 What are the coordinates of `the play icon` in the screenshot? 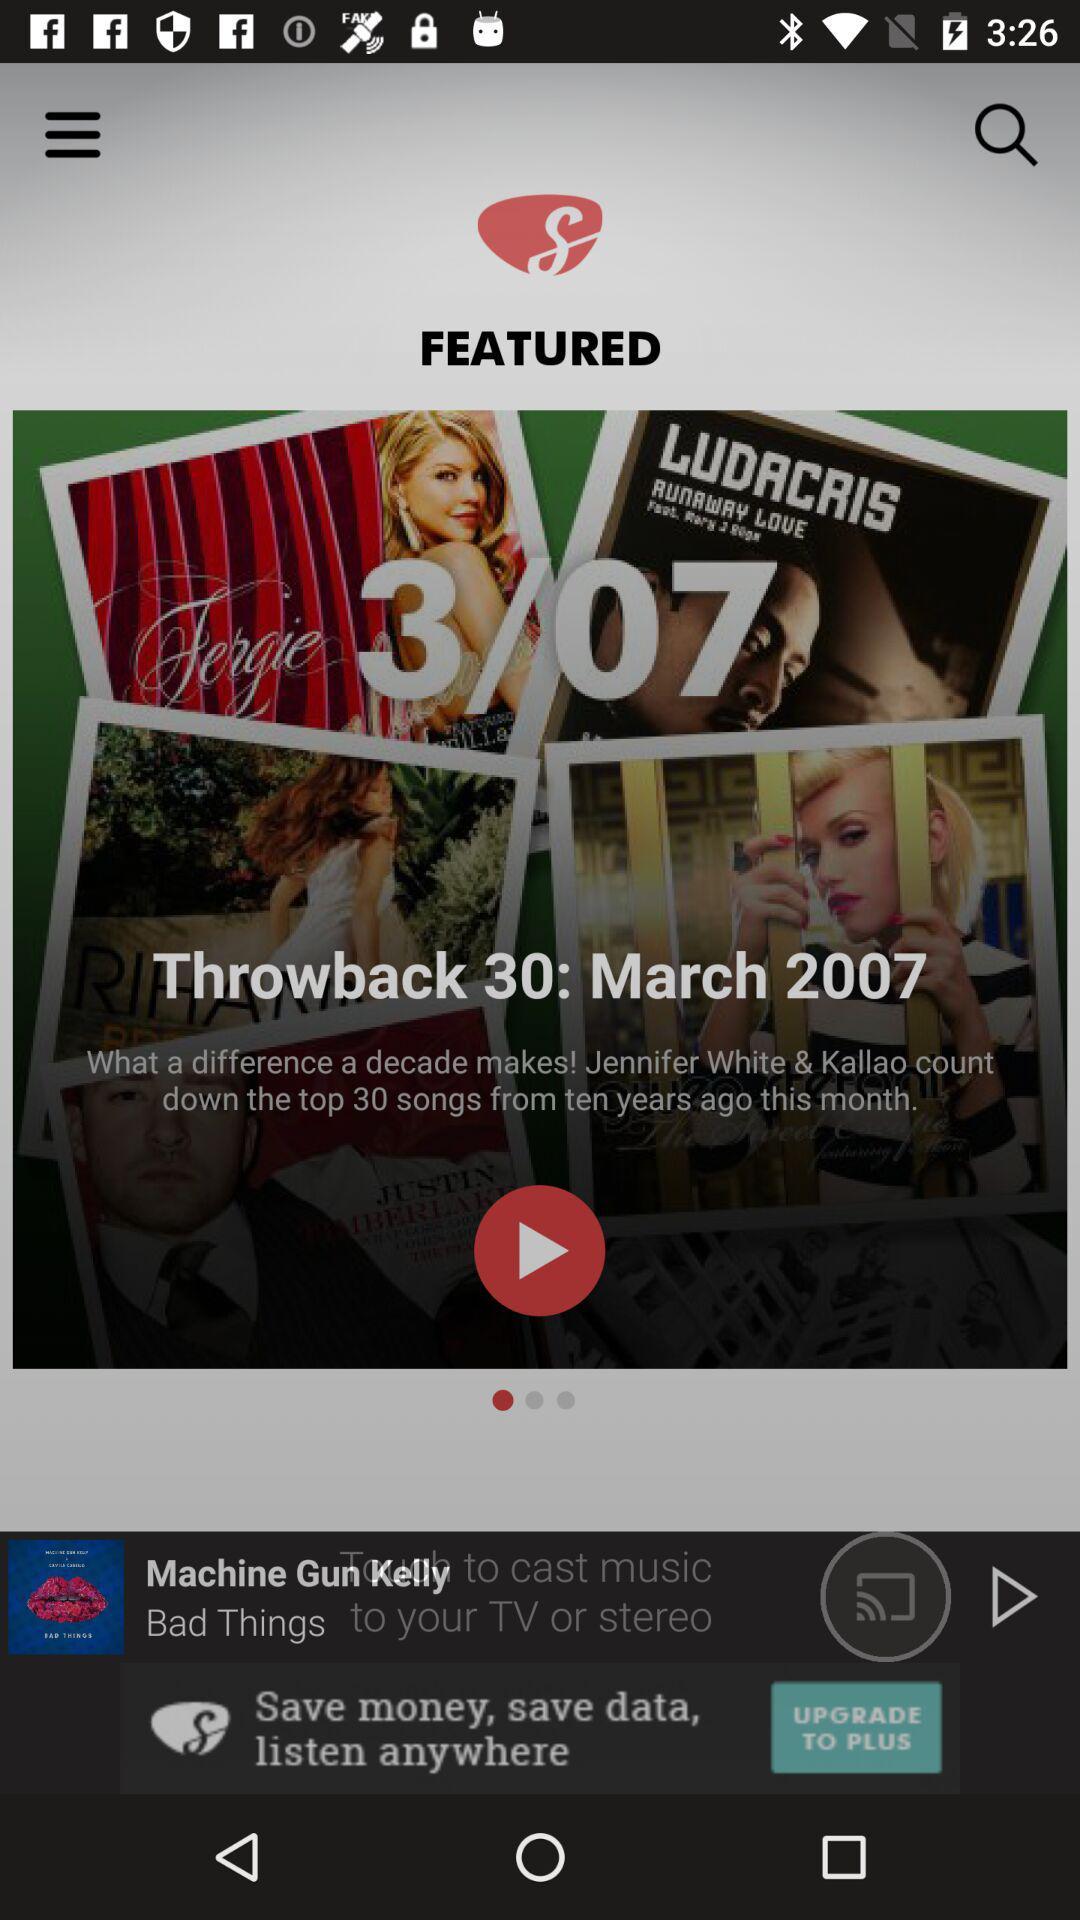 It's located at (1014, 1596).